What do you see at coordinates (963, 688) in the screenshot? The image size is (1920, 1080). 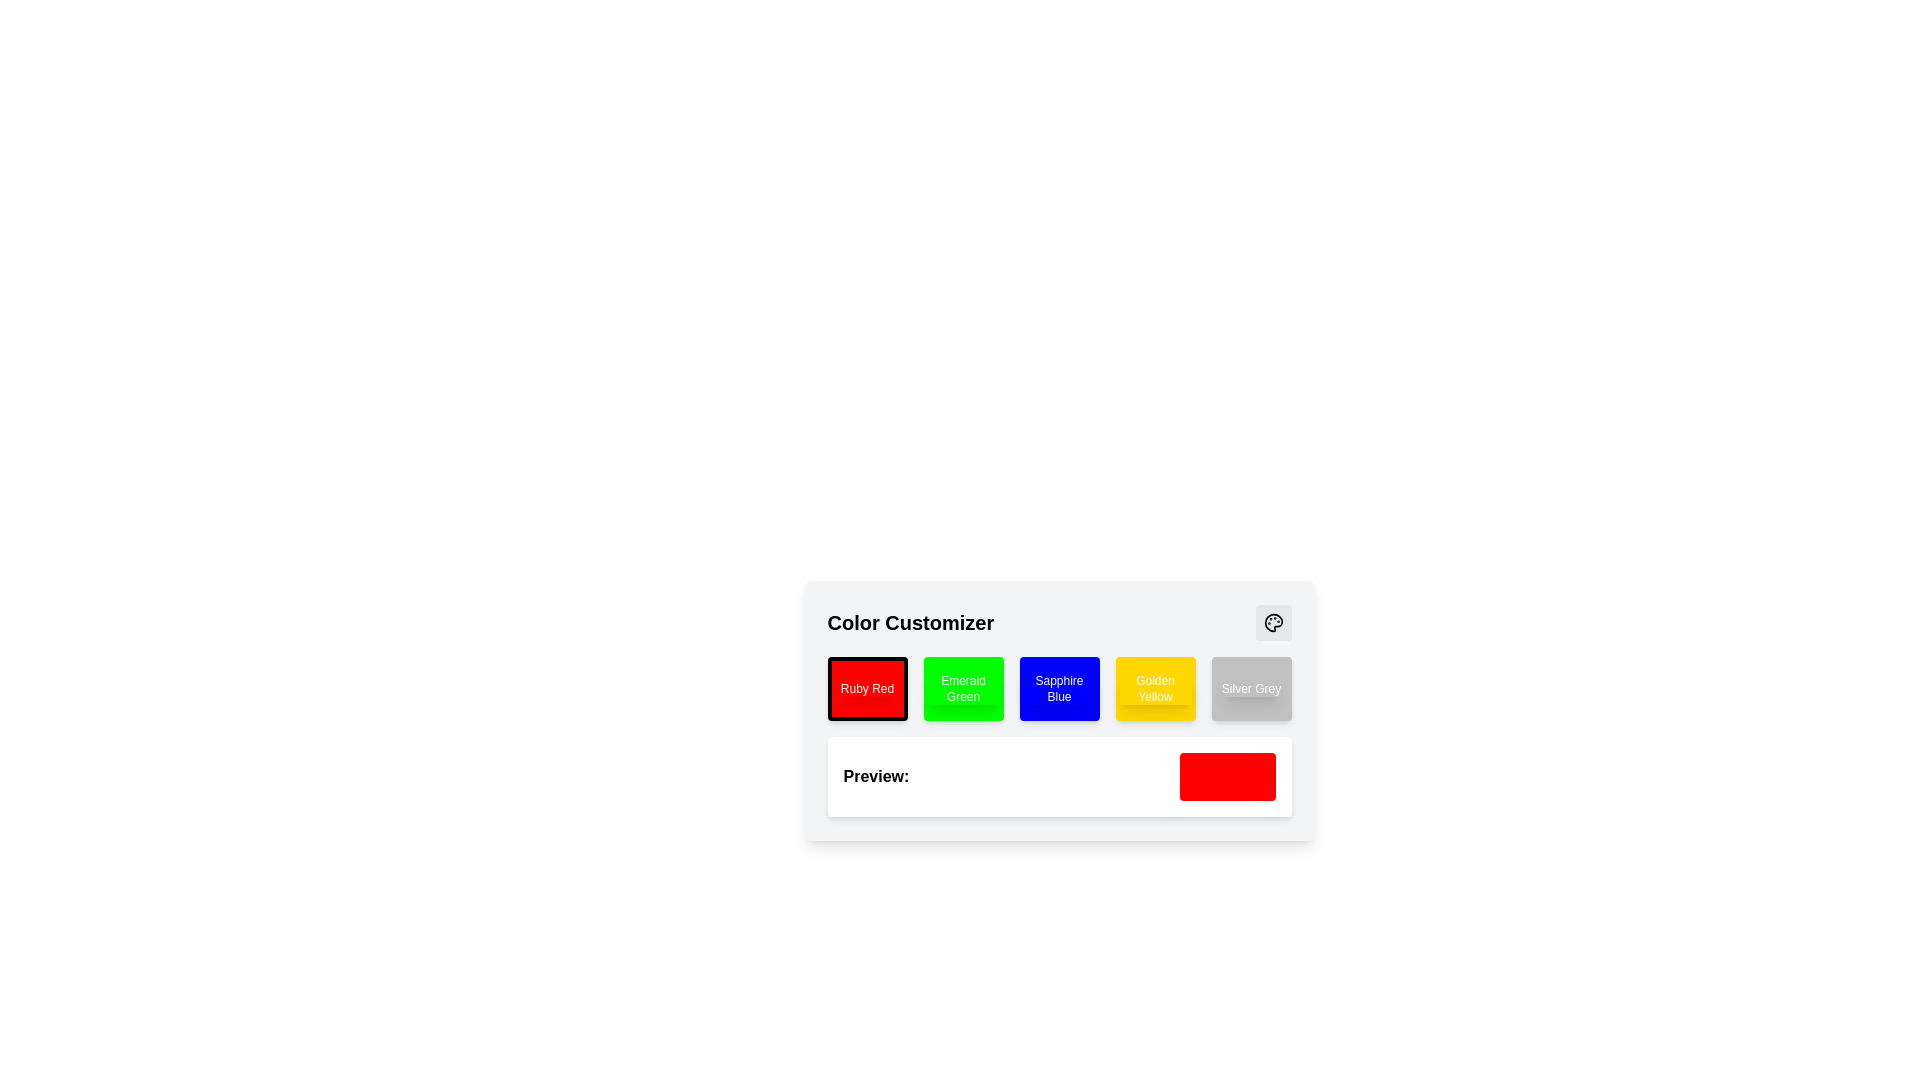 I see `the 'Emerald Green' button, which is the second button in the horizontal row of color selection buttons in the 'Color Customizer' section` at bounding box center [963, 688].